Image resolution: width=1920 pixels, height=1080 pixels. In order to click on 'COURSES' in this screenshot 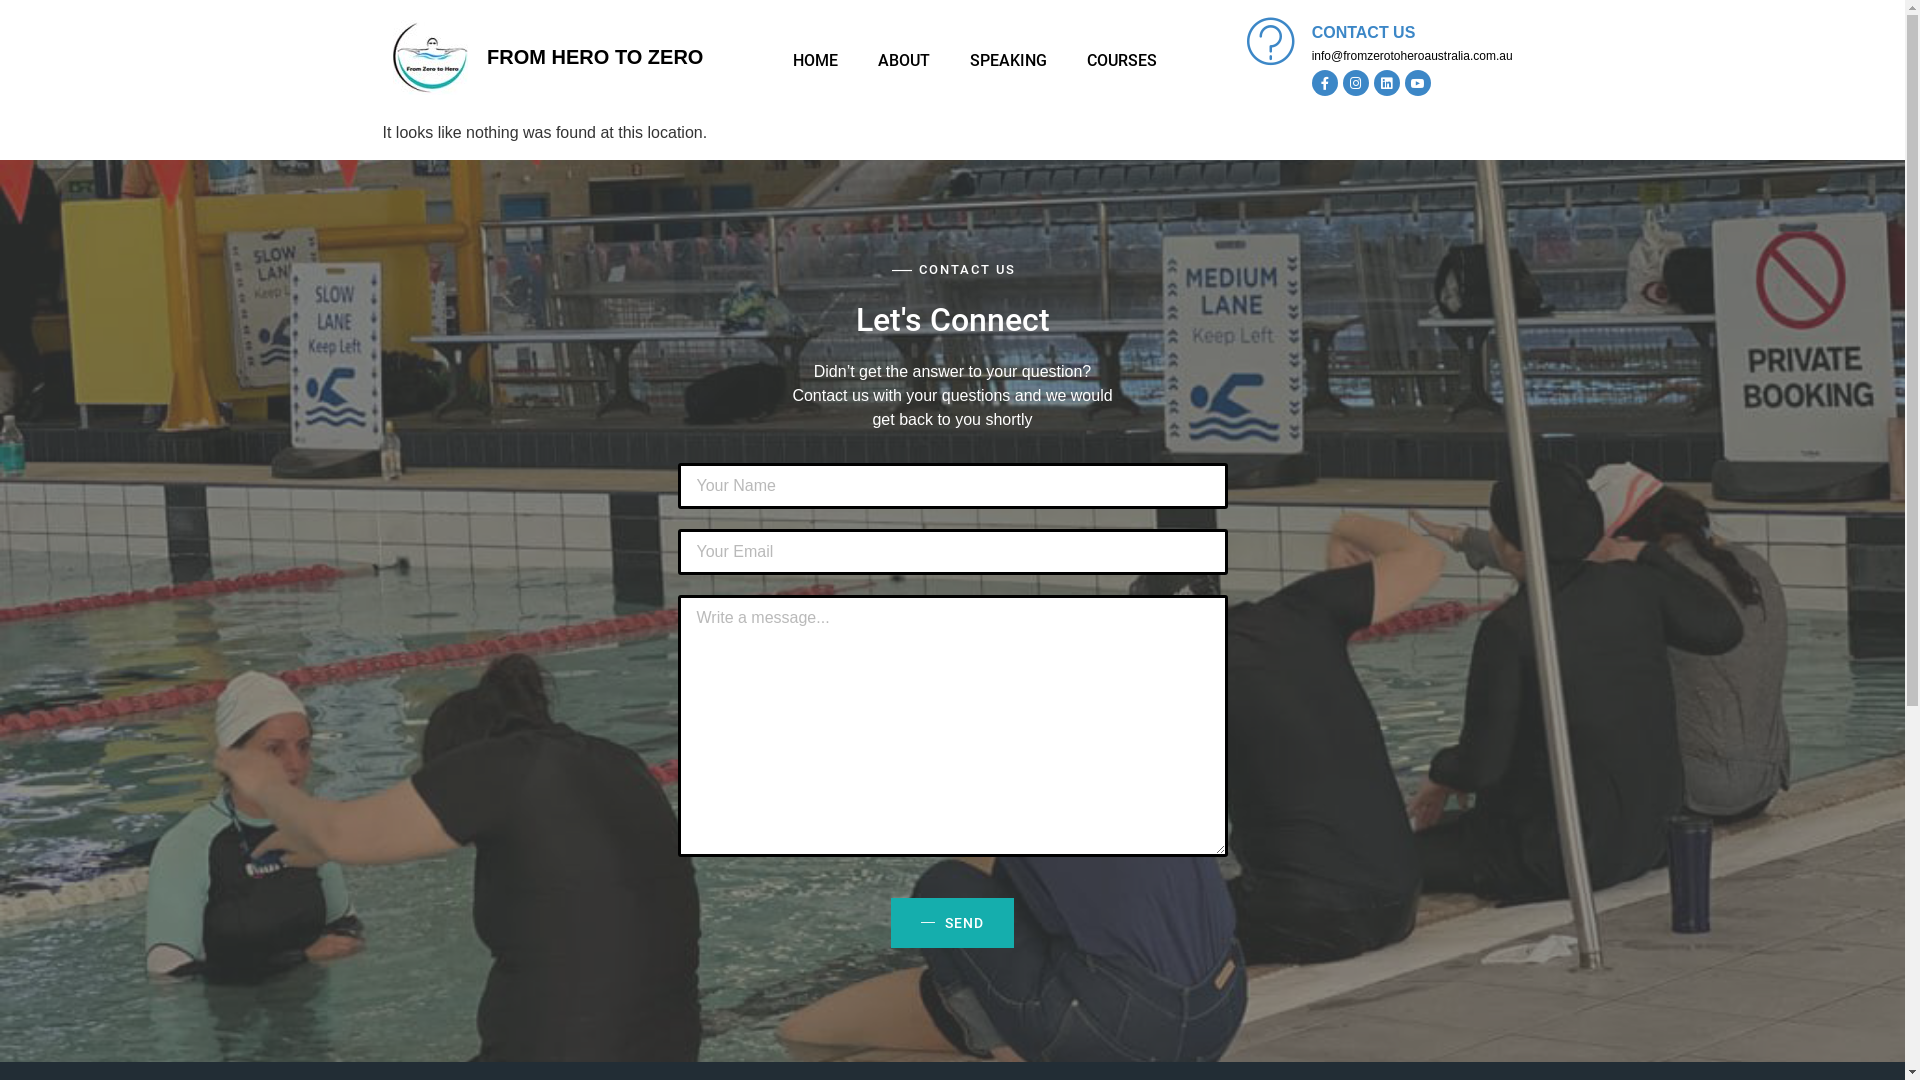, I will do `click(1121, 60)`.